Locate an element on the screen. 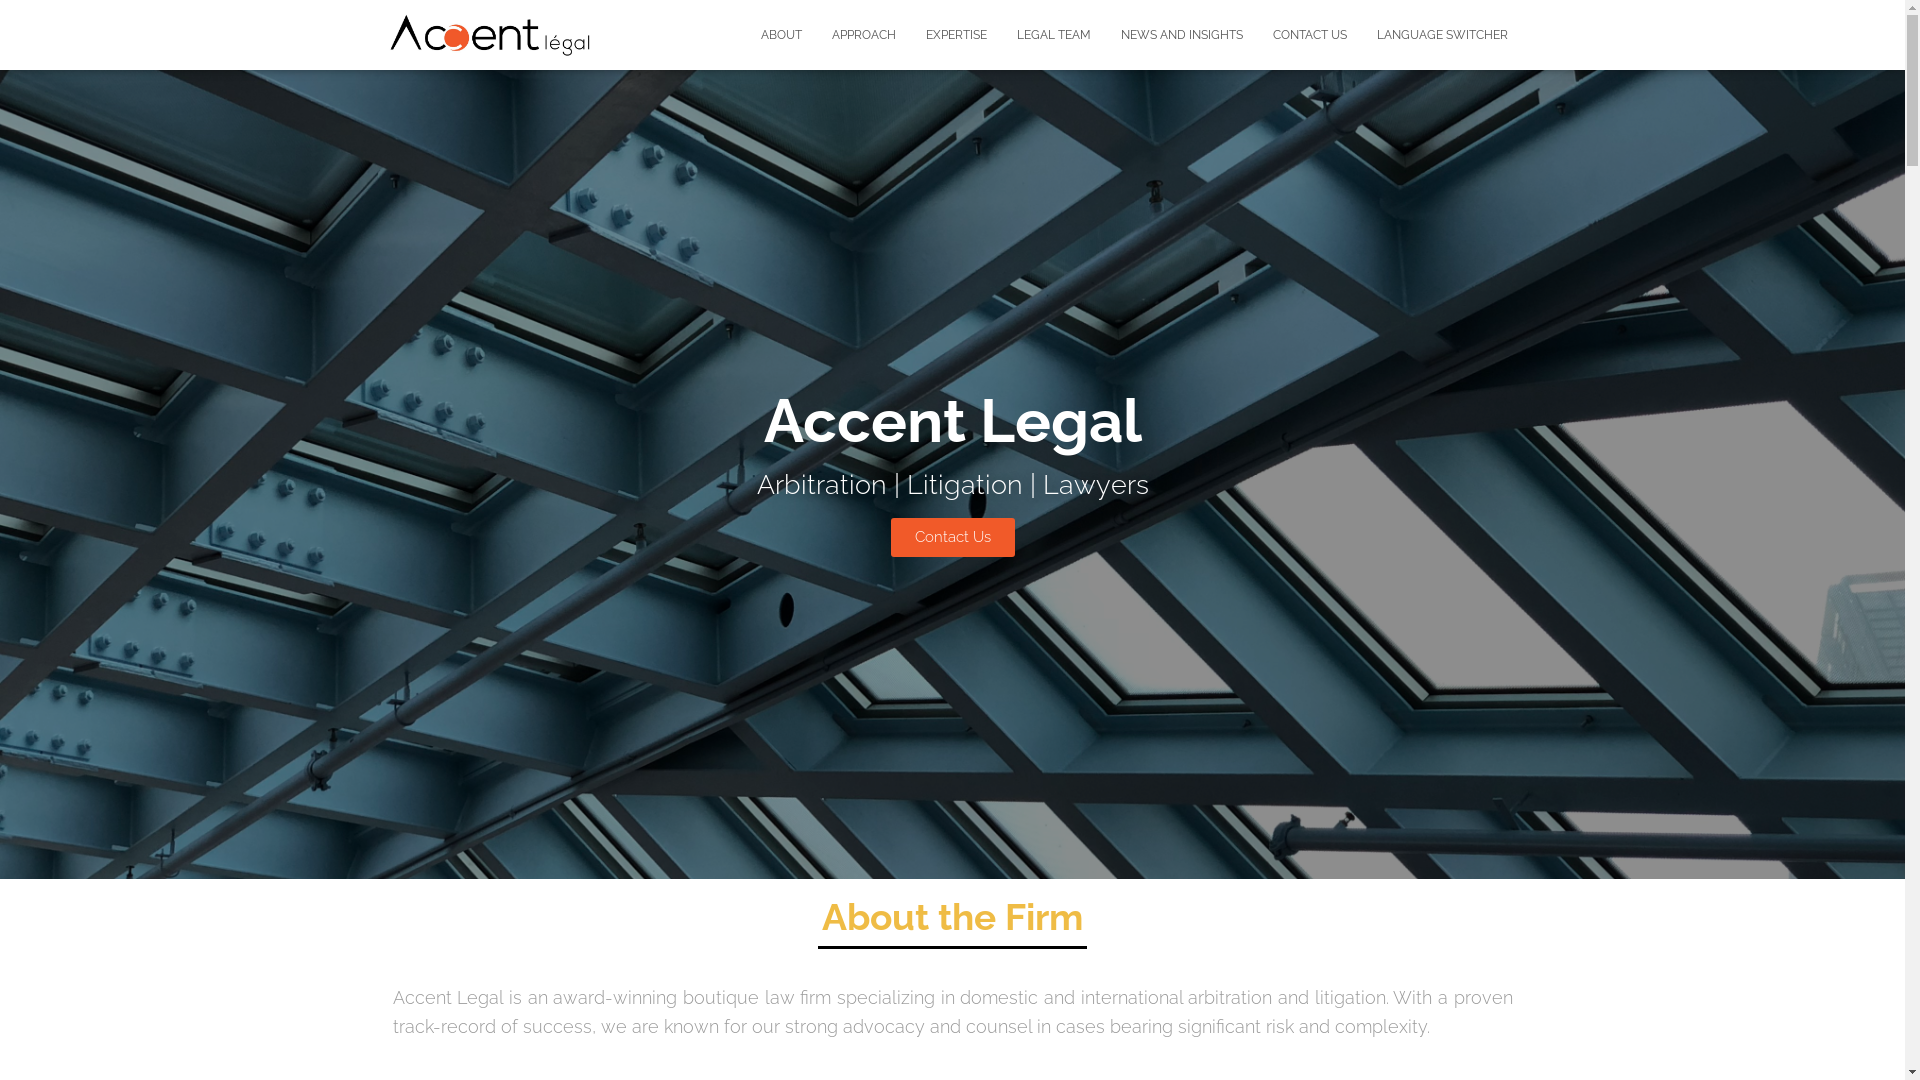 This screenshot has height=1080, width=1920. 'APPROACH' is located at coordinates (863, 34).